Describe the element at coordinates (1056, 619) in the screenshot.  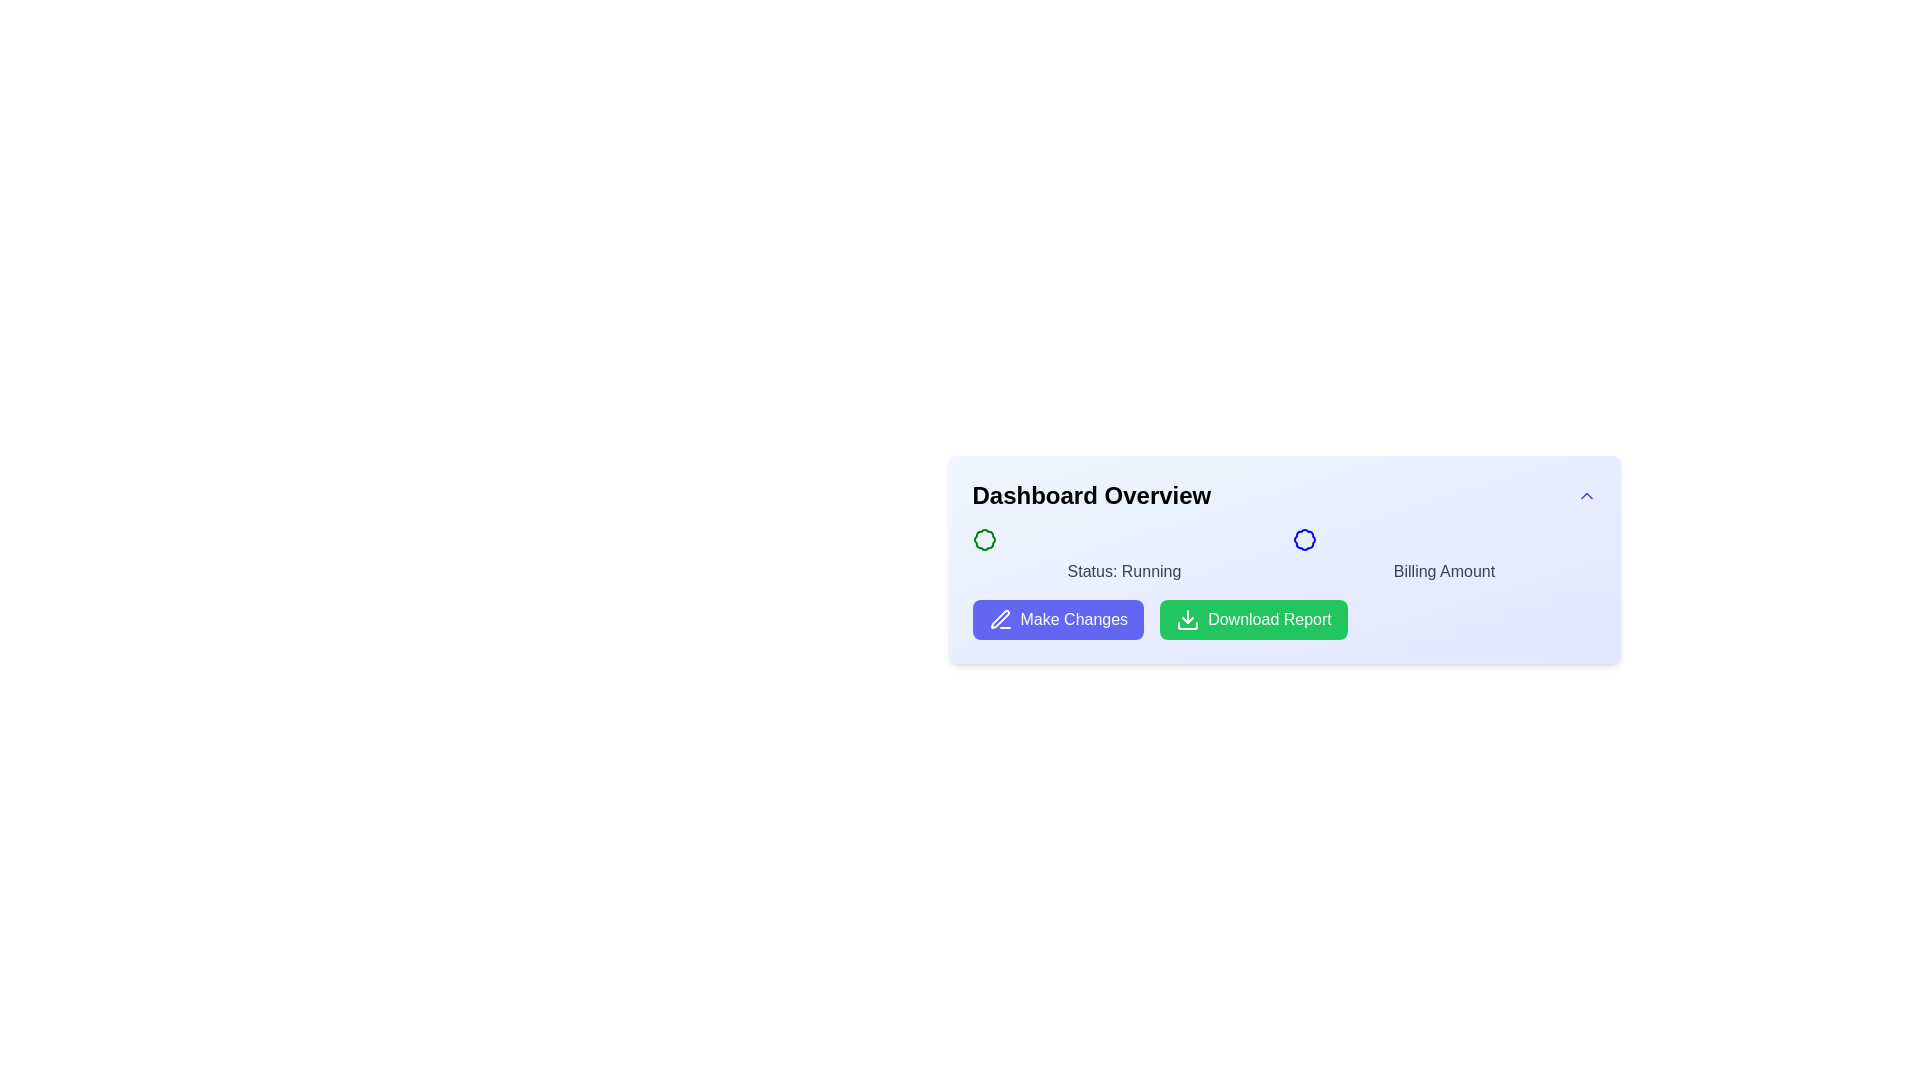
I see `the first button in the group below the 'Dashboard Overview' to initiate the 'Make Changes' action` at that location.